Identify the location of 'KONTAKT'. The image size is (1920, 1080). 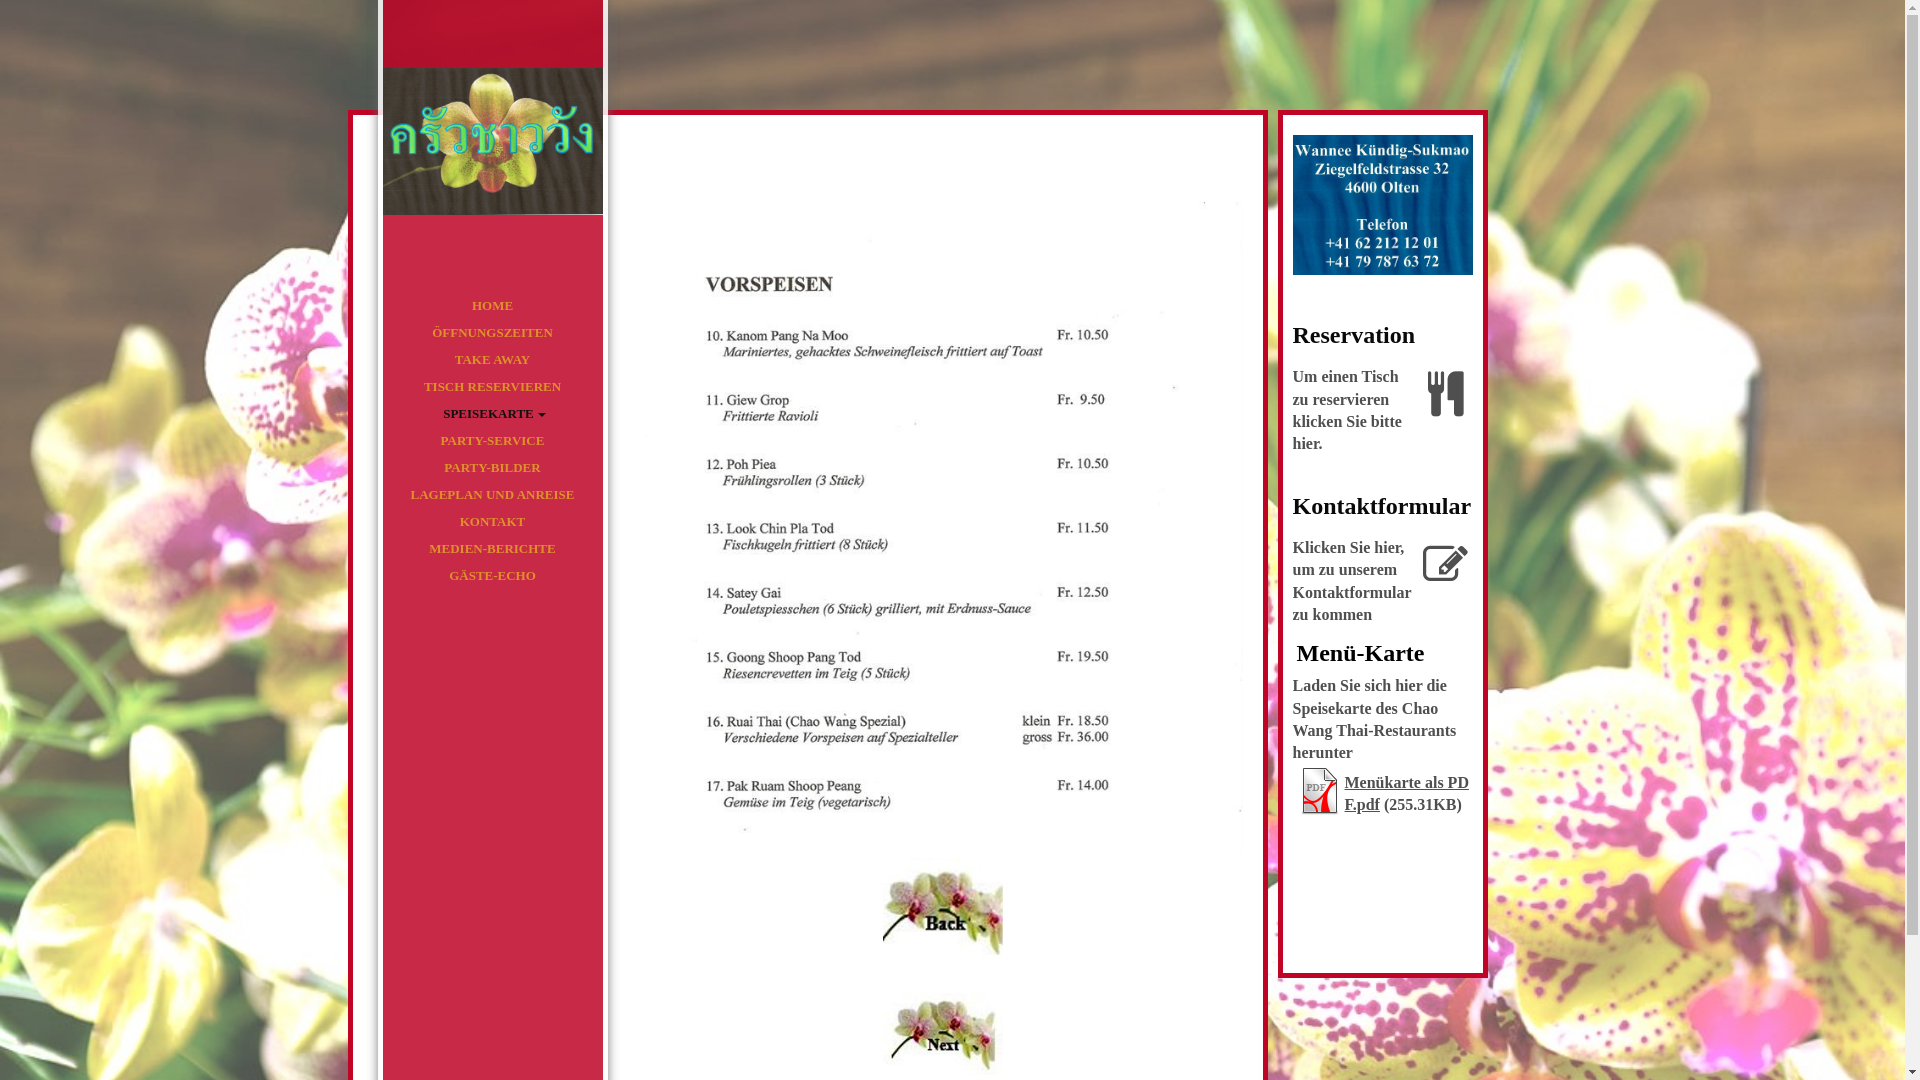
(491, 520).